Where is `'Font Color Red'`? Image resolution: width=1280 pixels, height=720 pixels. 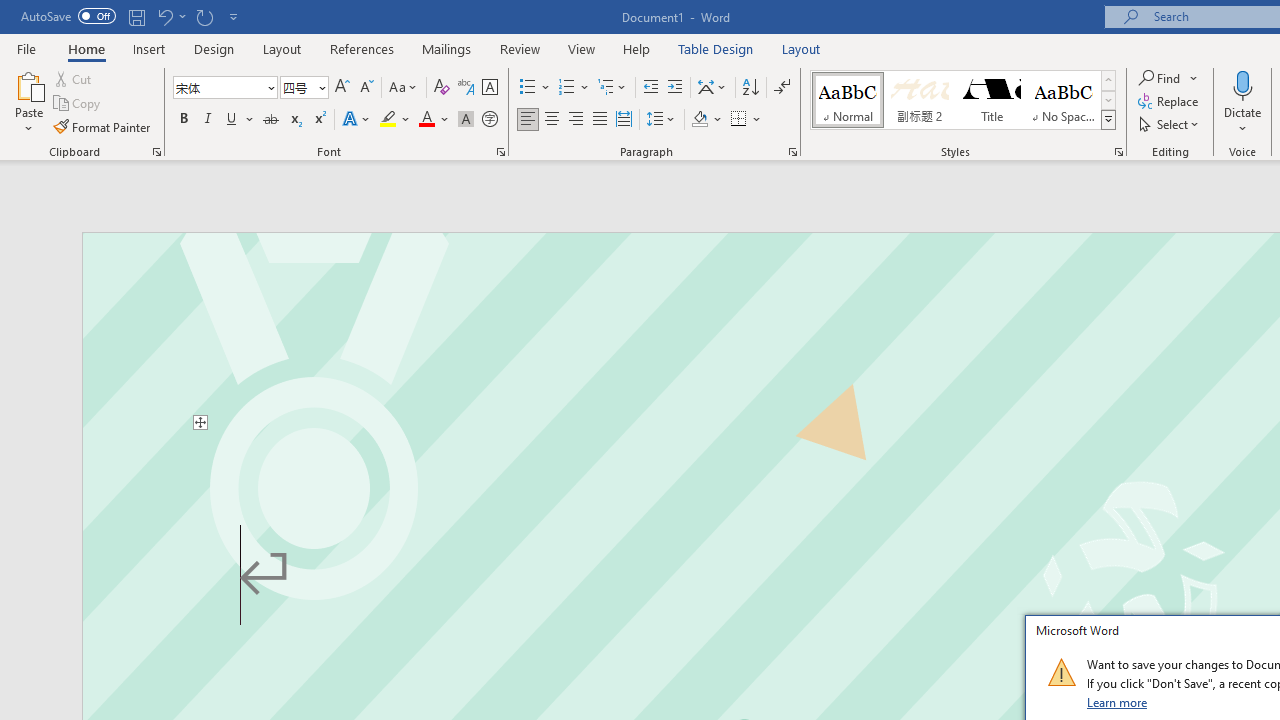
'Font Color Red' is located at coordinates (425, 119).